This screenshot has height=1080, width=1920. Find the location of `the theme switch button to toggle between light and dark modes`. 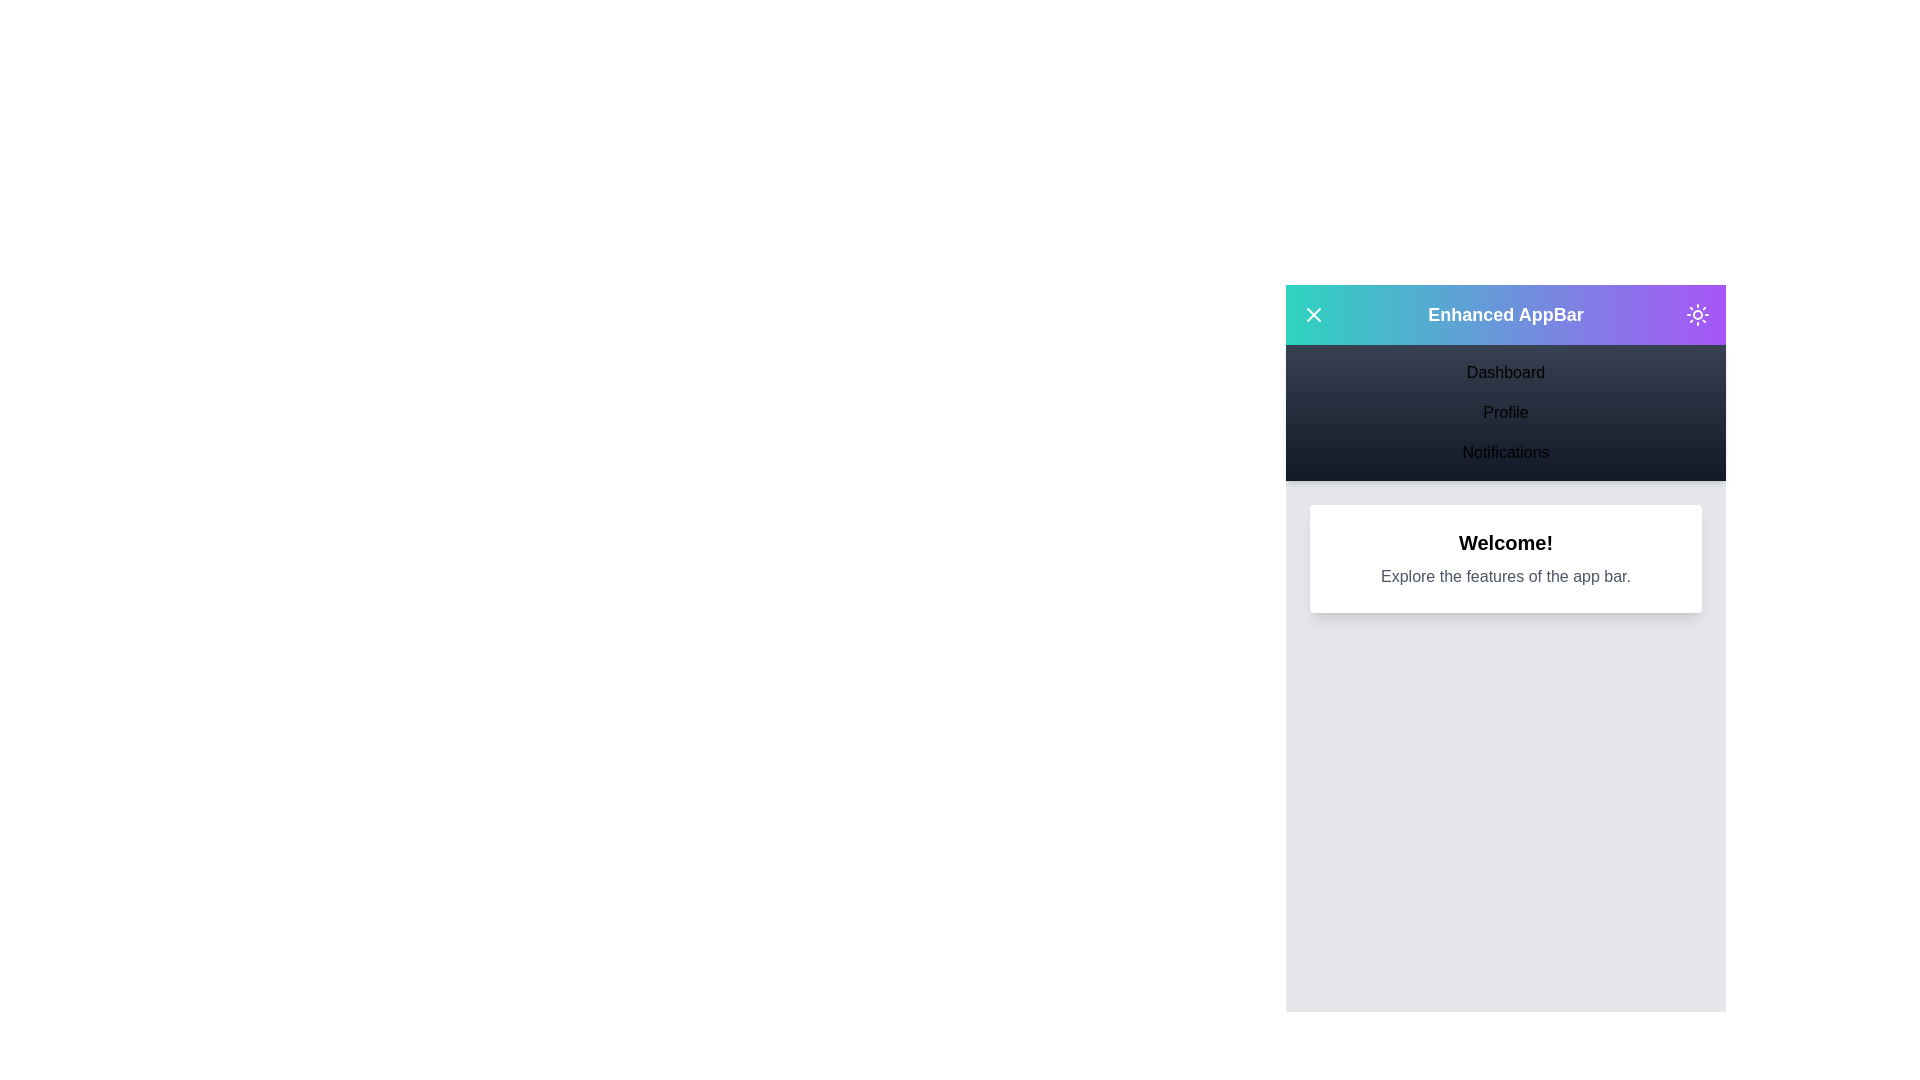

the theme switch button to toggle between light and dark modes is located at coordinates (1697, 315).